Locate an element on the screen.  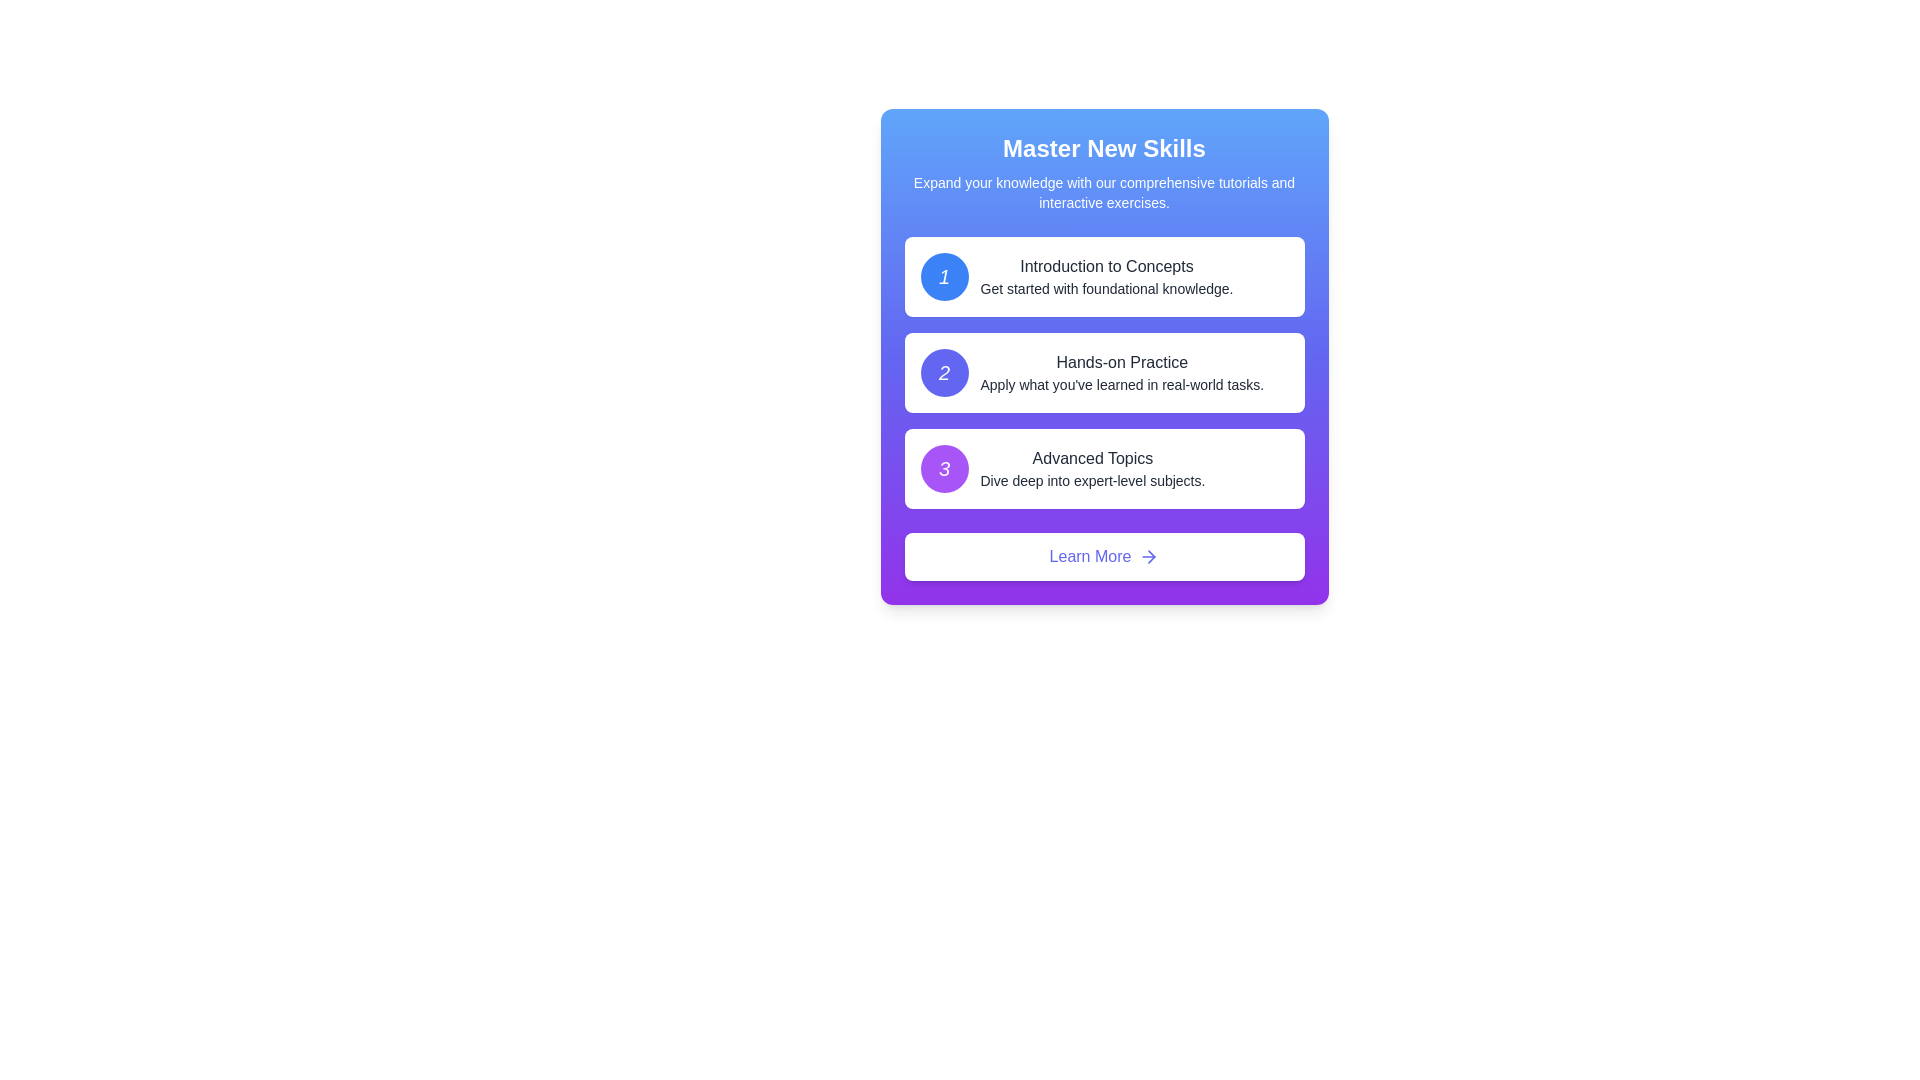
the 'Advanced Topics' label, which is a medium-weight font text label located within a purple section of a vertically-aligned card layout as the third item in the list is located at coordinates (1091, 459).